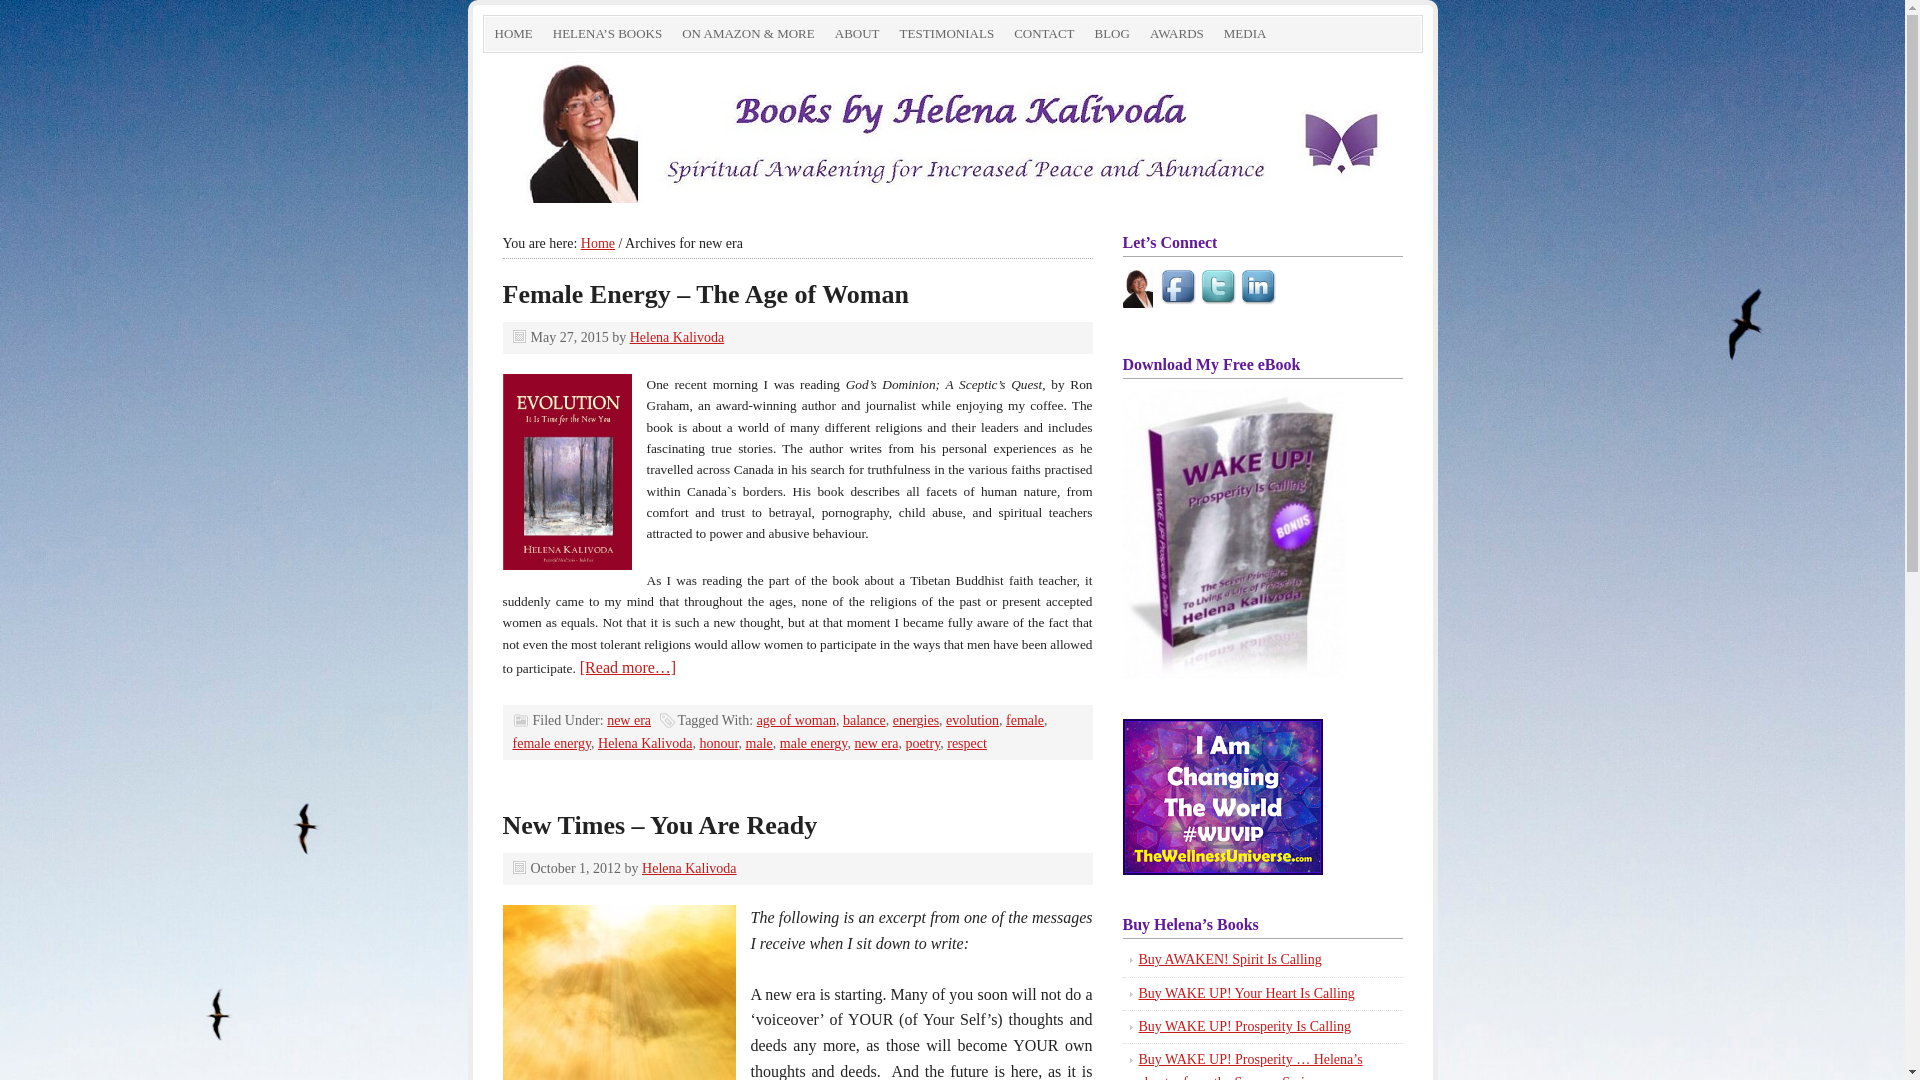  Describe the element at coordinates (1042, 34) in the screenshot. I see `'CONTACT'` at that location.